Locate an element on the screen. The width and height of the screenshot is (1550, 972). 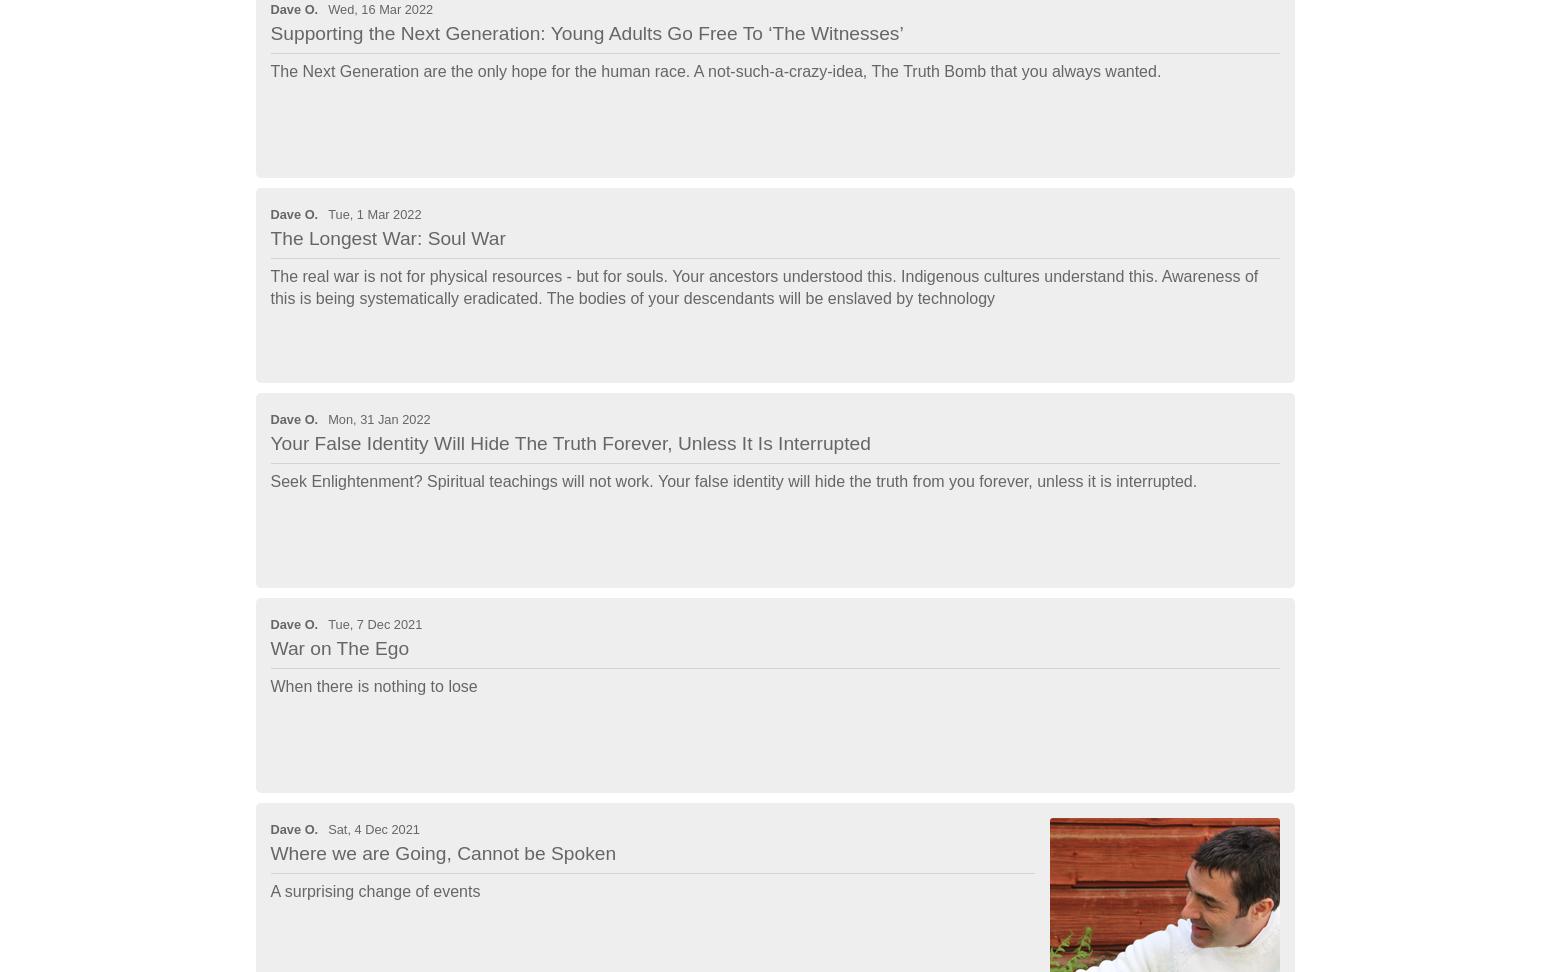
'Mon, 31 Jan 2022' is located at coordinates (377, 419).